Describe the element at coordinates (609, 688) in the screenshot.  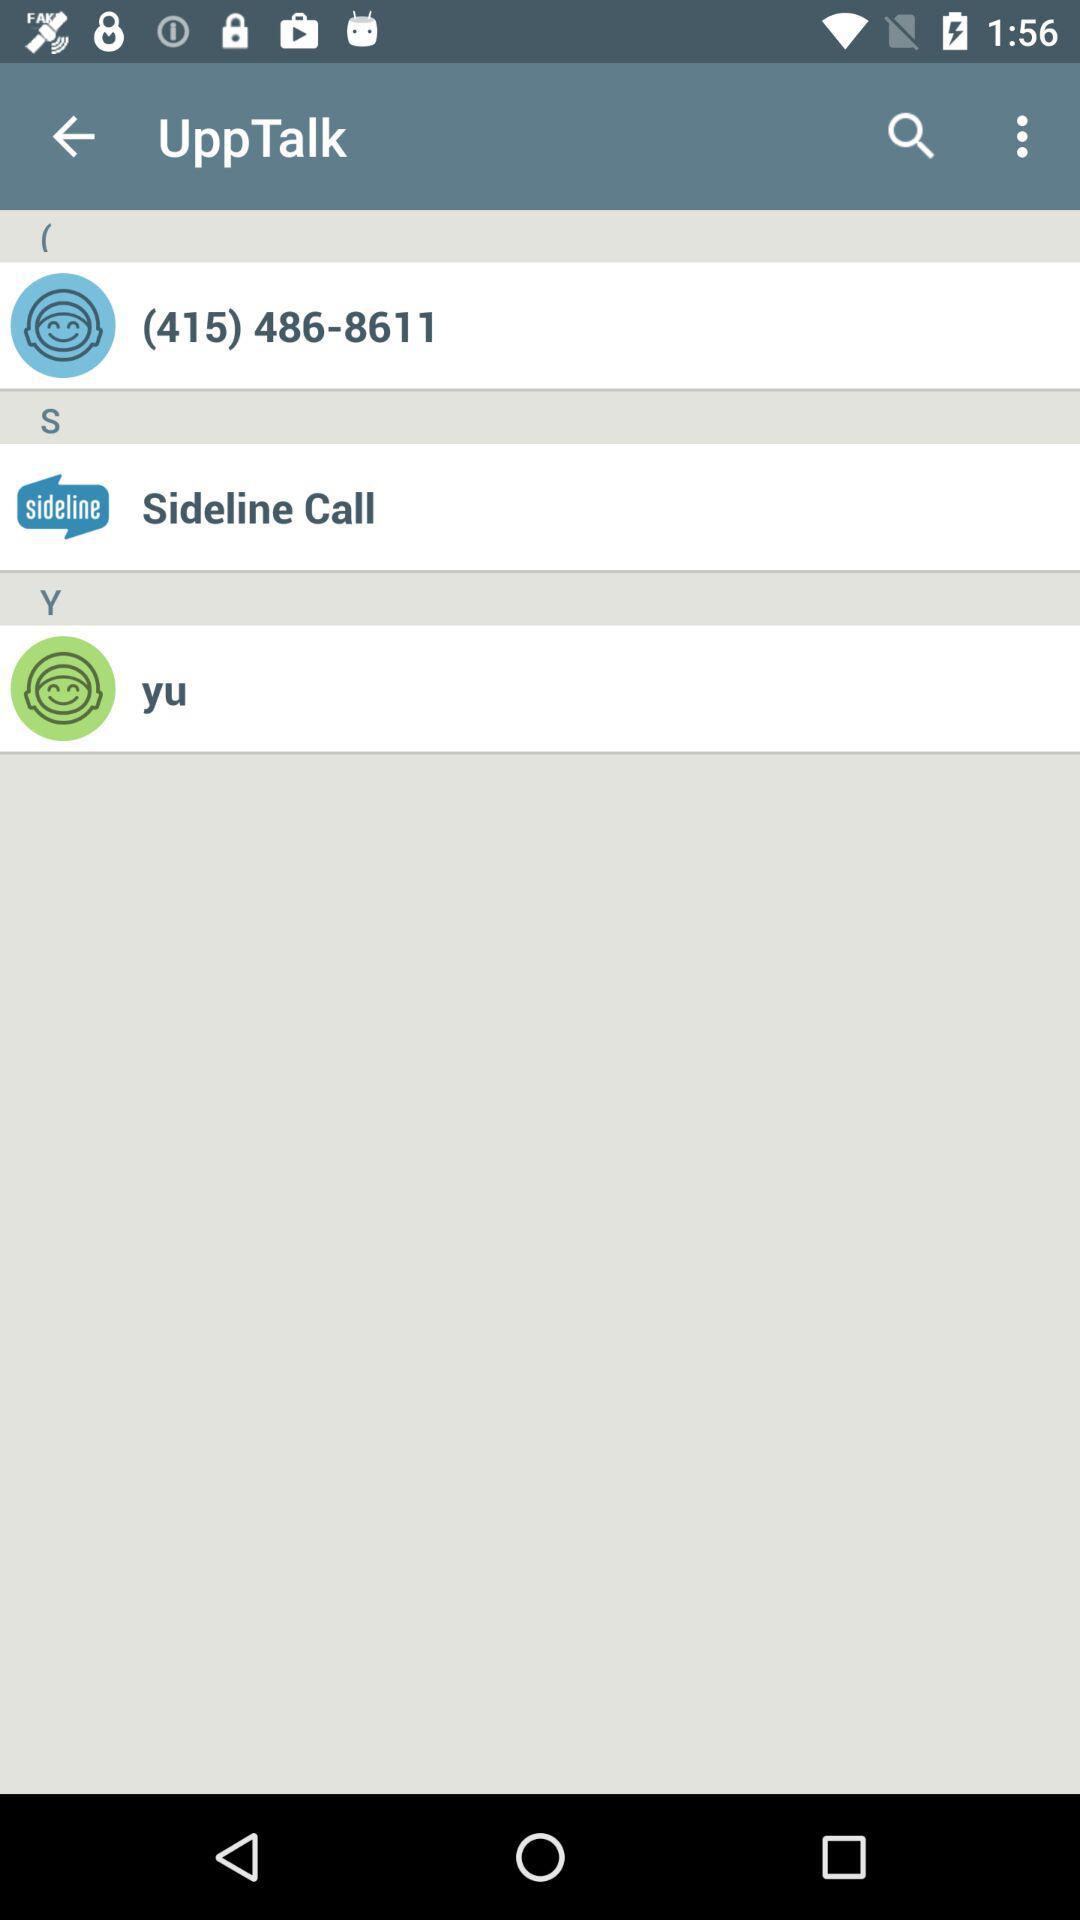
I see `icon below sideline call` at that location.